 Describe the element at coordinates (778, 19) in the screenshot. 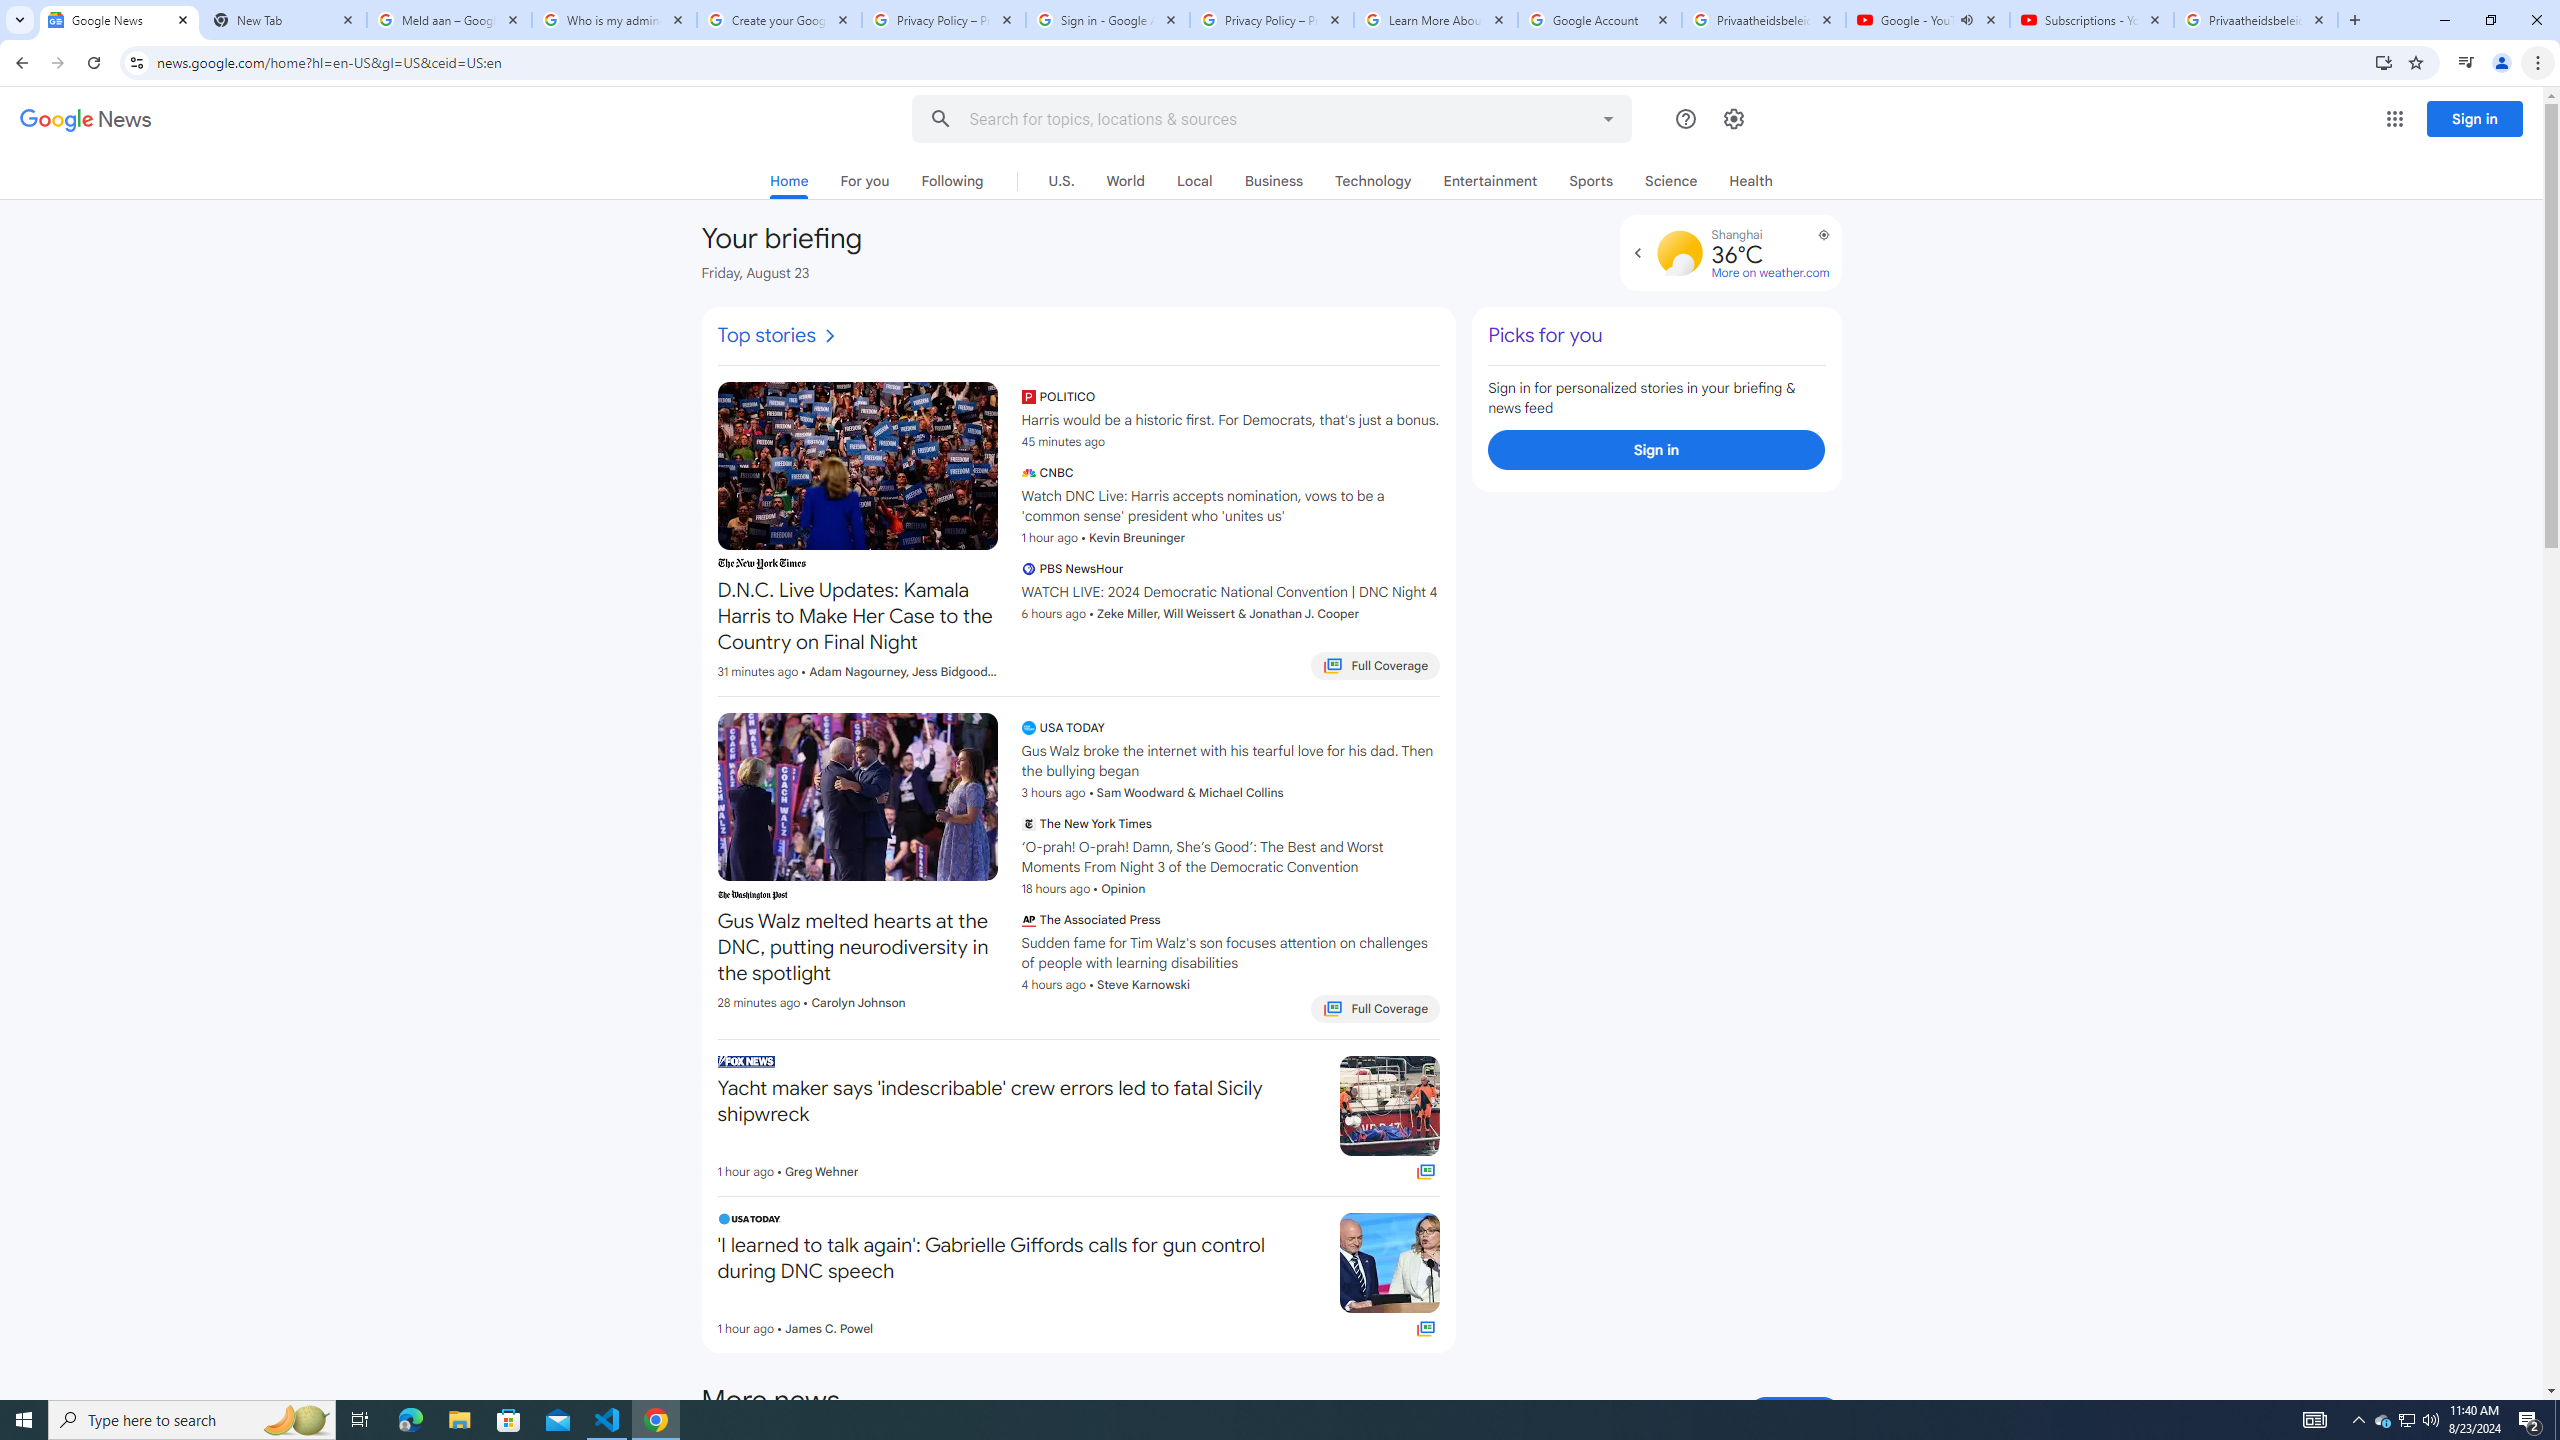

I see `'Create your Google Account'` at that location.